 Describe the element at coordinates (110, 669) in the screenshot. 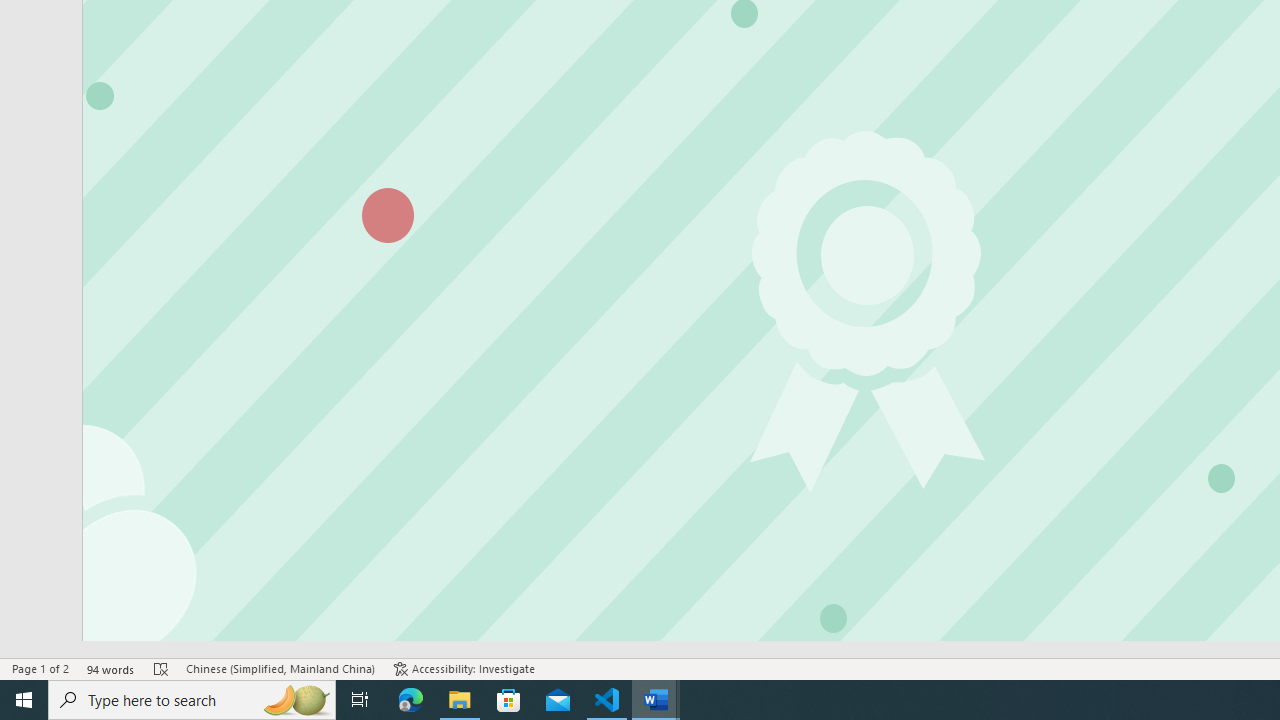

I see `'Word Count 94 words'` at that location.